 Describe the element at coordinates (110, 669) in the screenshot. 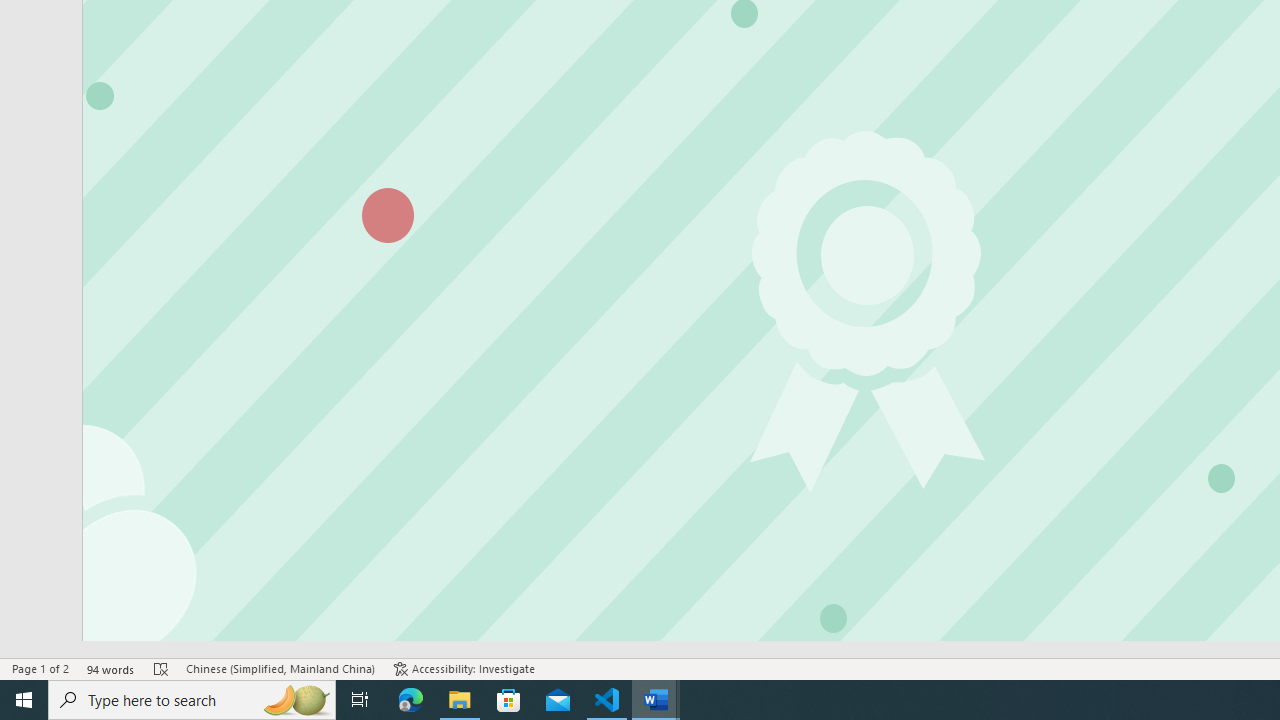

I see `'Word Count 94 words'` at that location.